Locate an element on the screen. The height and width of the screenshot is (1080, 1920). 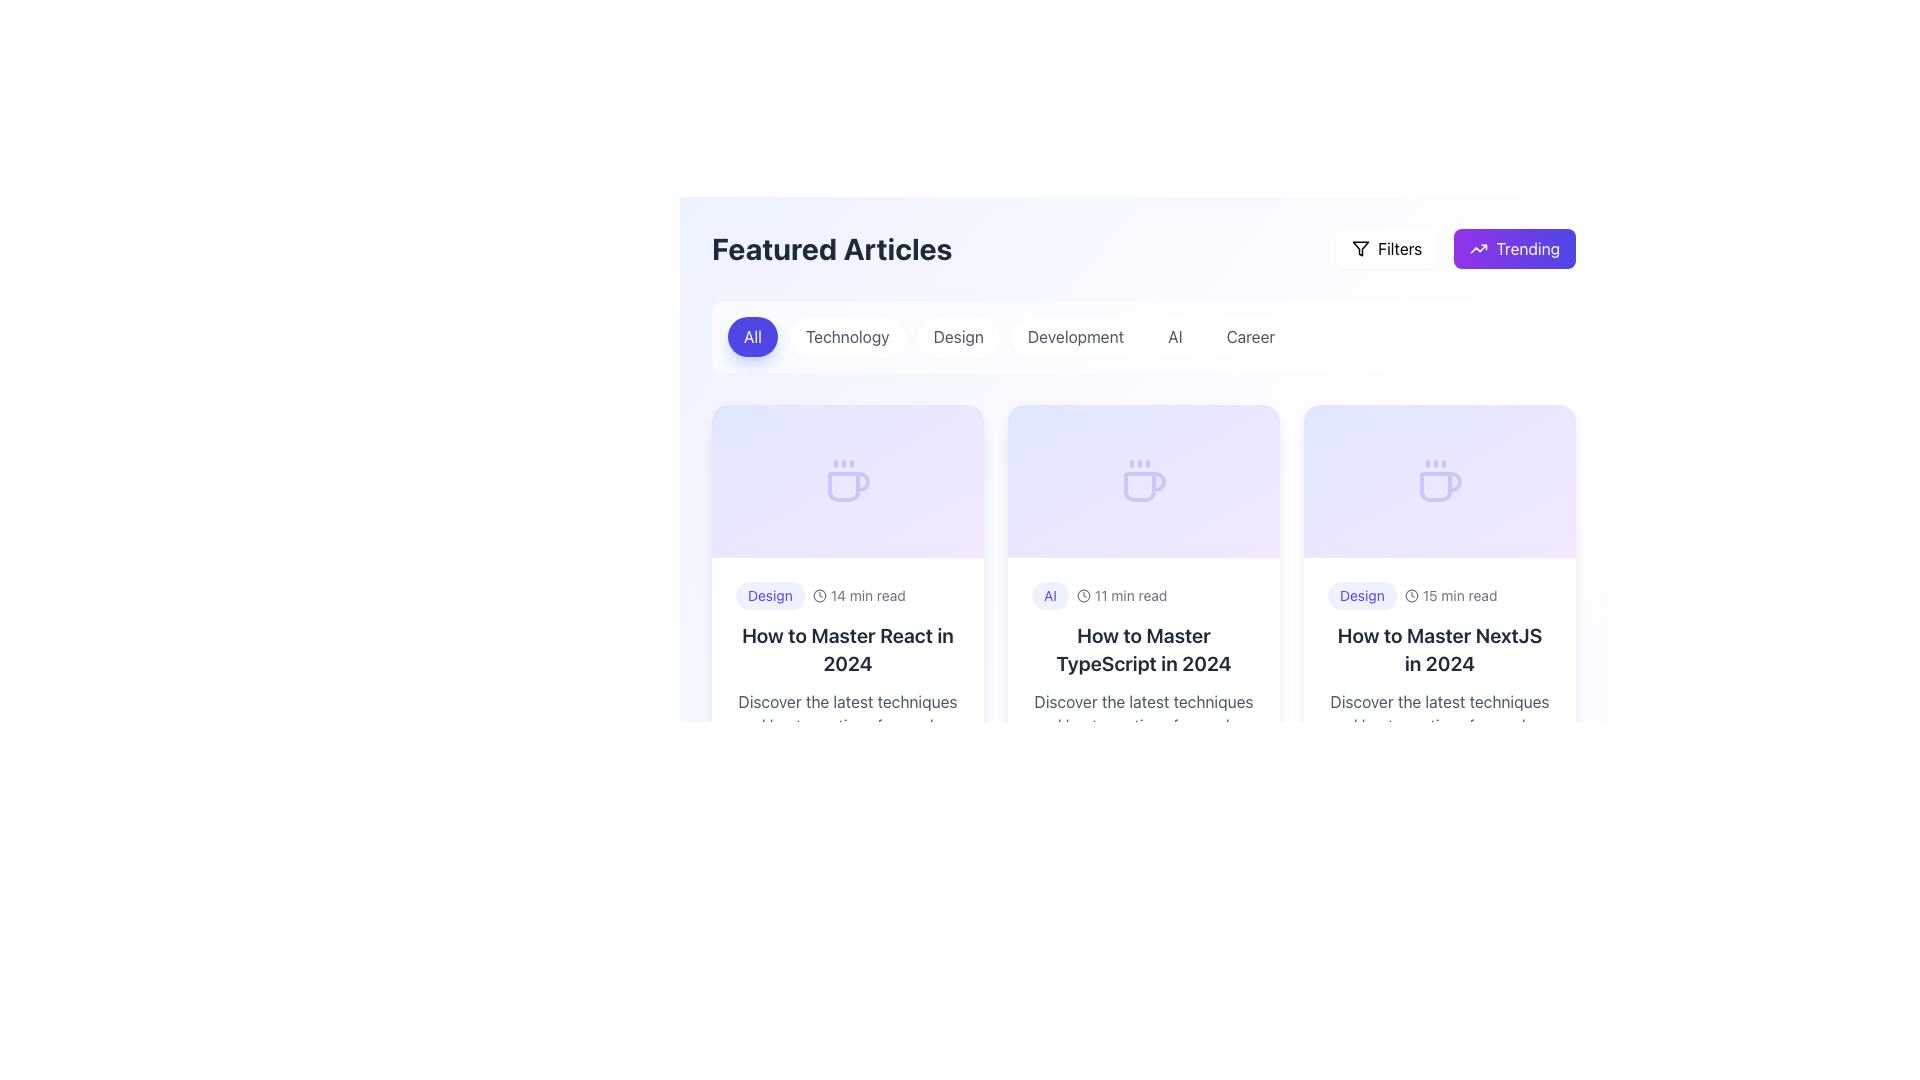
the small clock icon styled with a circular outline and clock hands, which precedes the '14 min read' text in the card titled 'How to Master React in 2024' is located at coordinates (819, 595).